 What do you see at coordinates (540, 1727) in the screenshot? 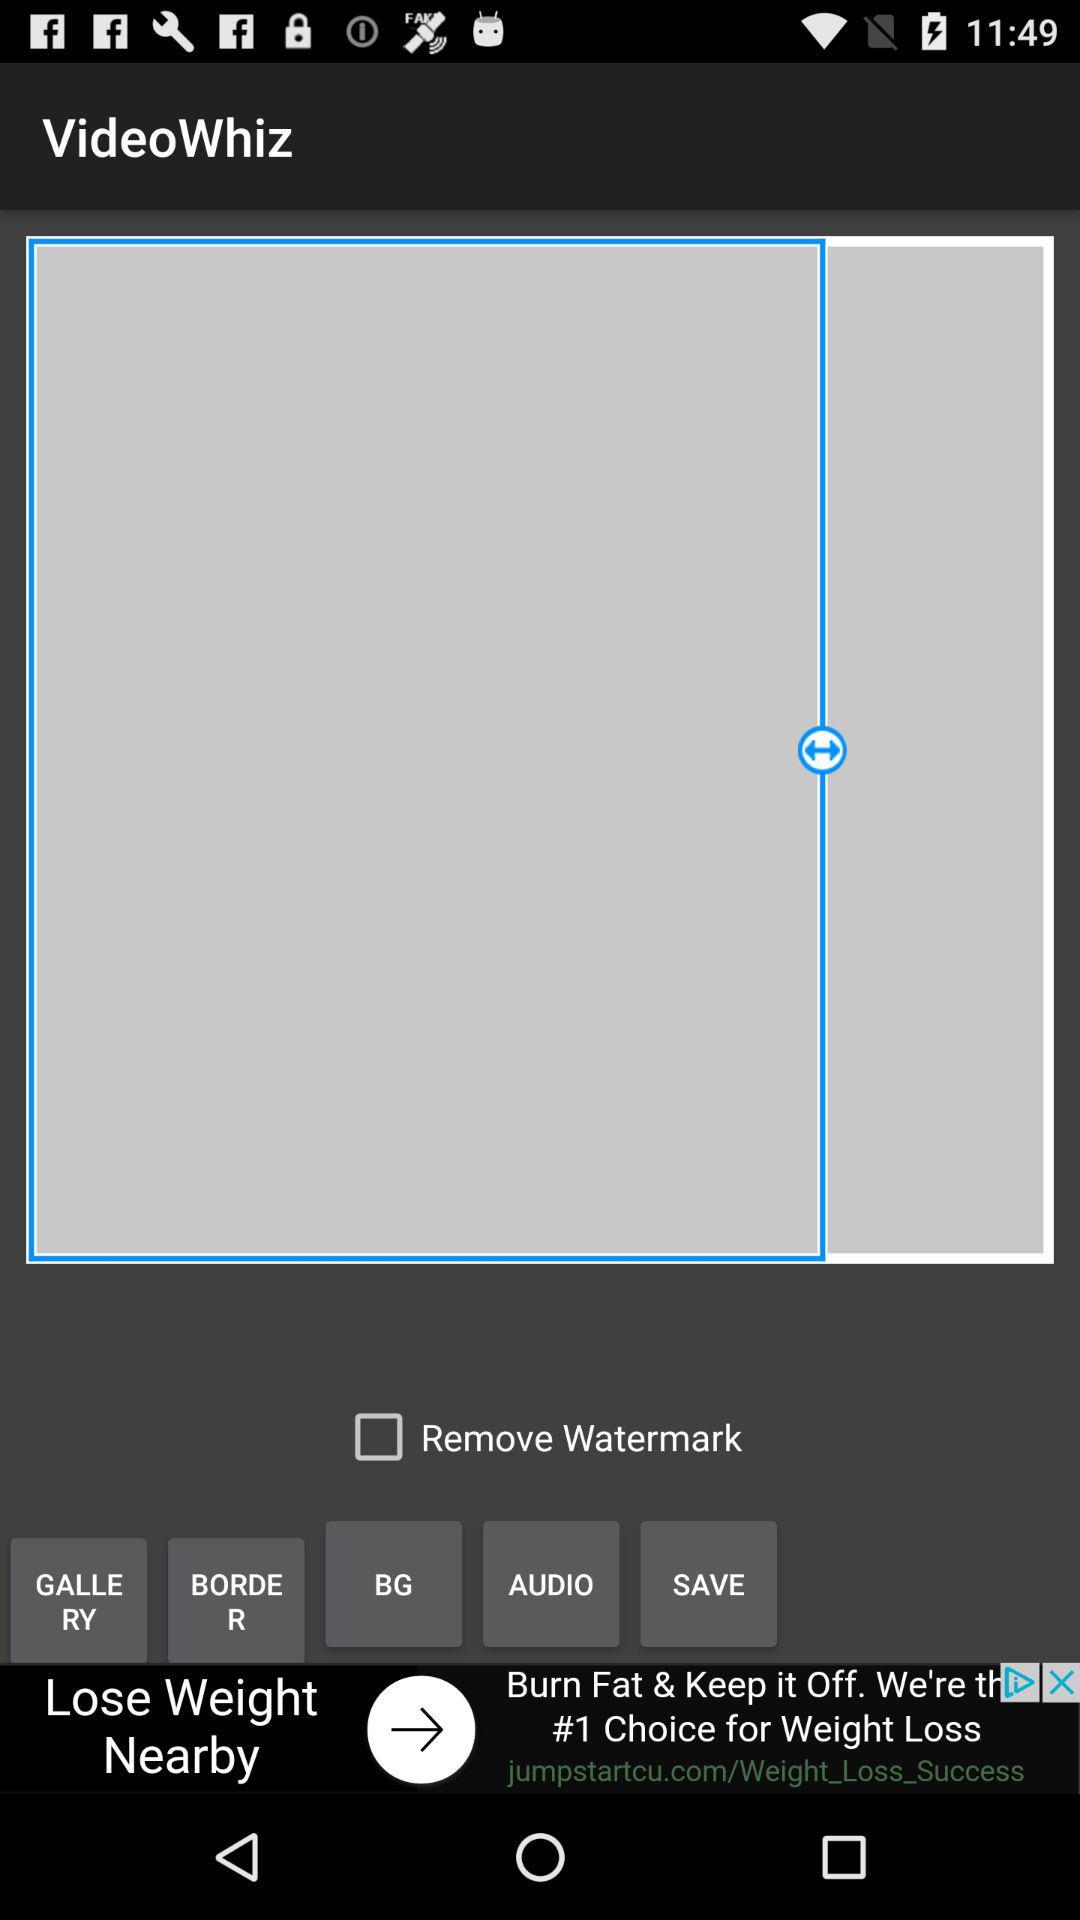
I see `visit advertiser website` at bounding box center [540, 1727].